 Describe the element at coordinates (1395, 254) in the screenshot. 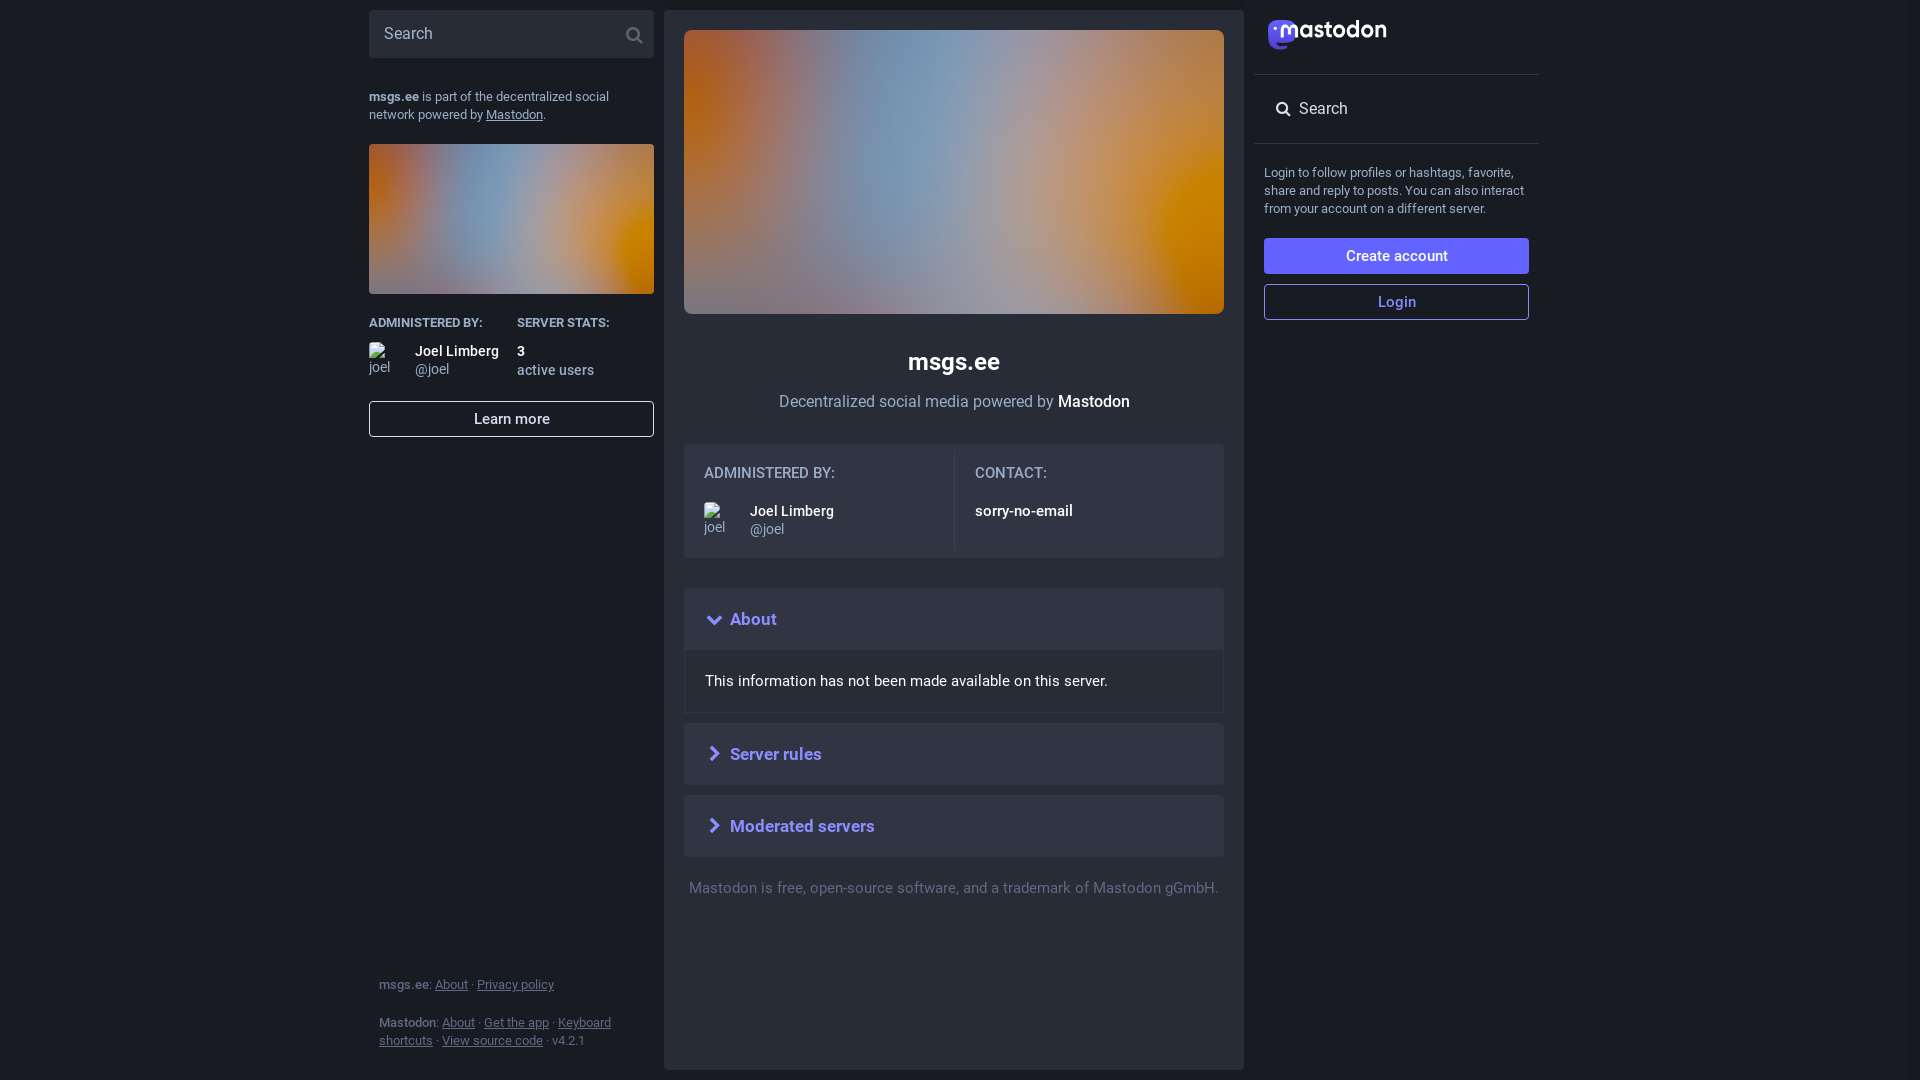

I see `'Create account'` at that location.